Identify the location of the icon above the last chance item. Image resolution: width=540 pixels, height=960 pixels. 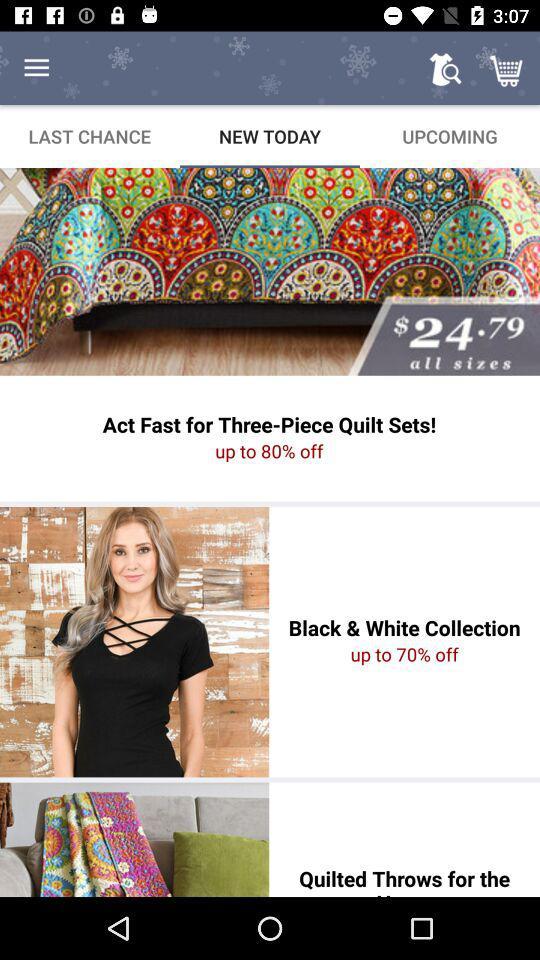
(36, 68).